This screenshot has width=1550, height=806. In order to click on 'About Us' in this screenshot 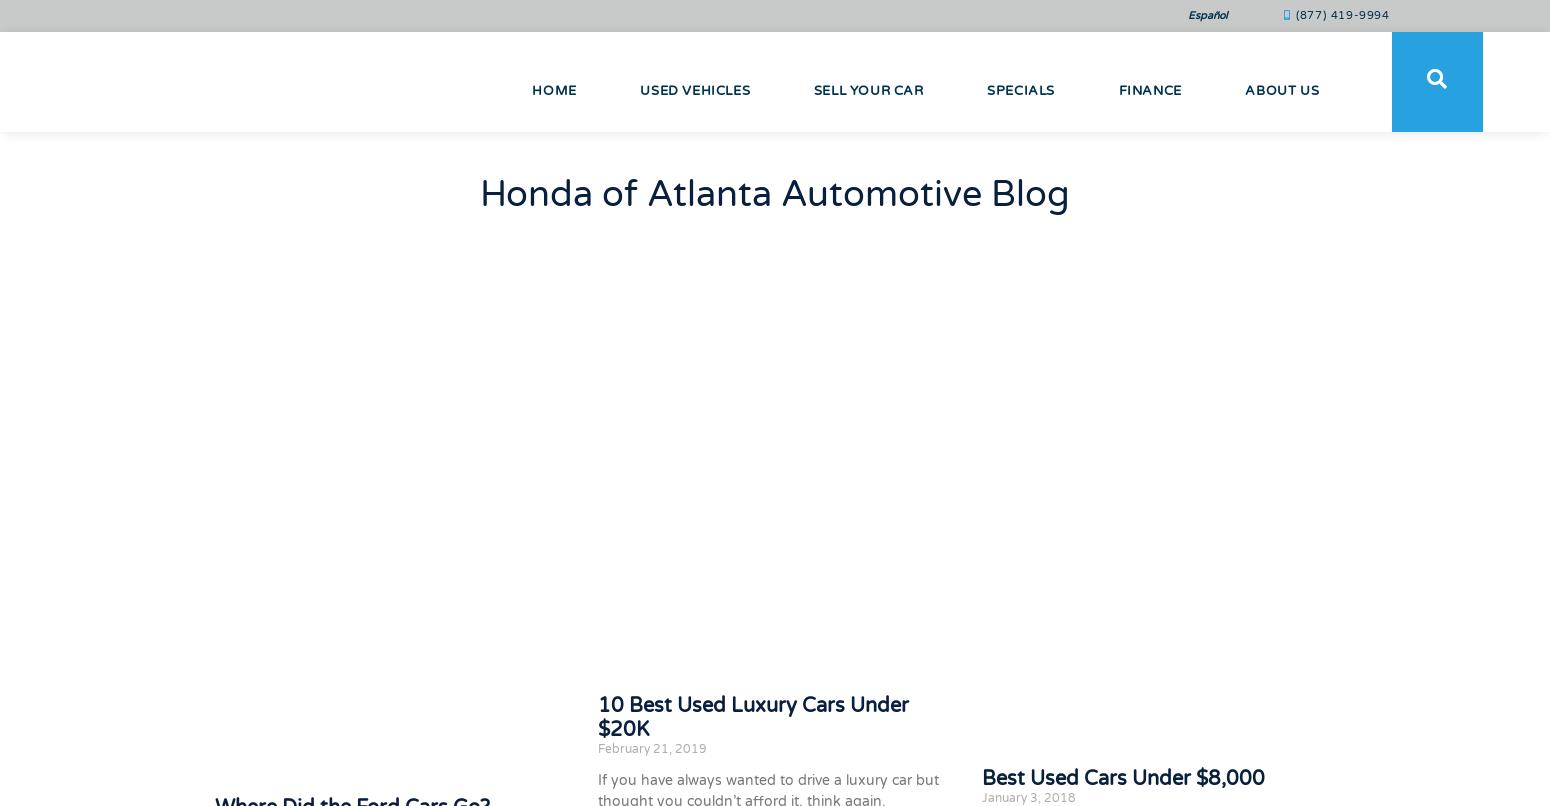, I will do `click(1281, 89)`.